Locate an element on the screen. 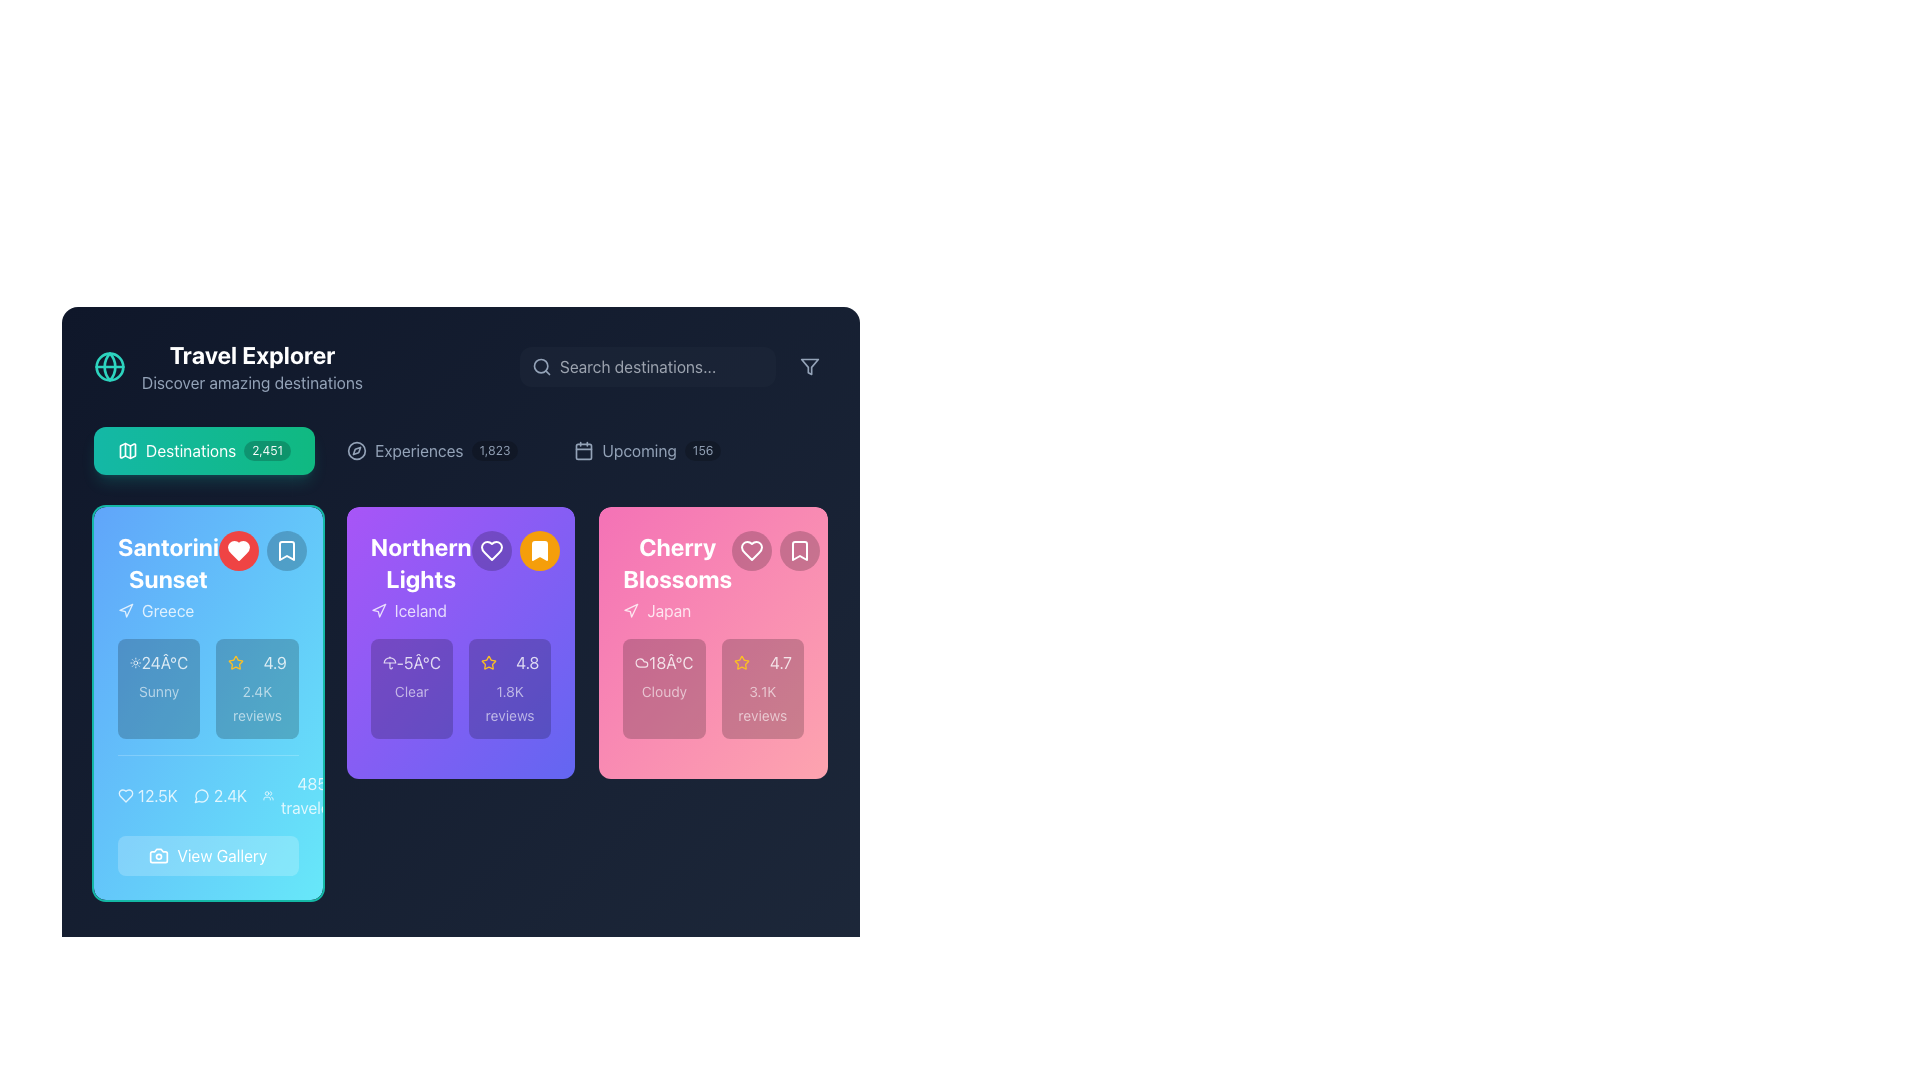  the text label displaying the value '4.8' next to the yellow star icon within the purple card labeled 'Northern Lights' for potential interactions is located at coordinates (510, 663).